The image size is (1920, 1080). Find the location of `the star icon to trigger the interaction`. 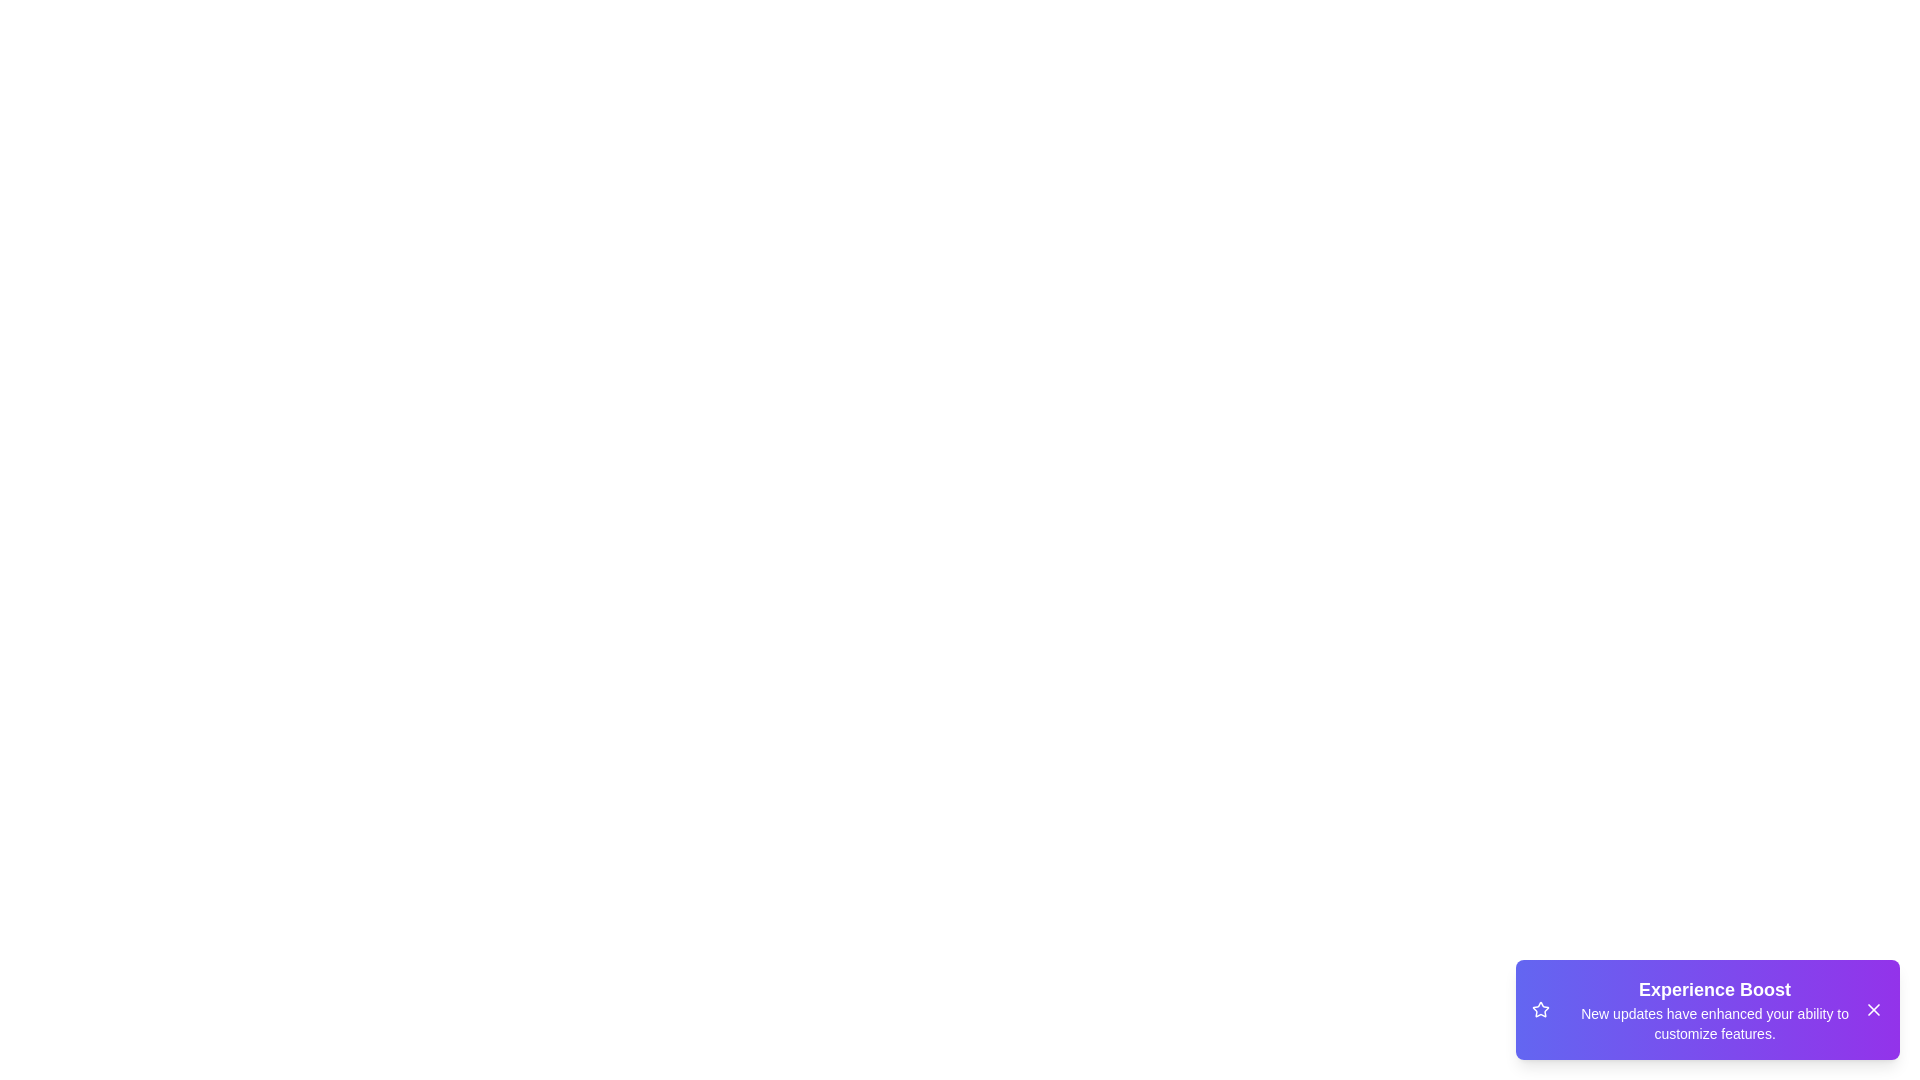

the star icon to trigger the interaction is located at coordinates (1539, 1010).